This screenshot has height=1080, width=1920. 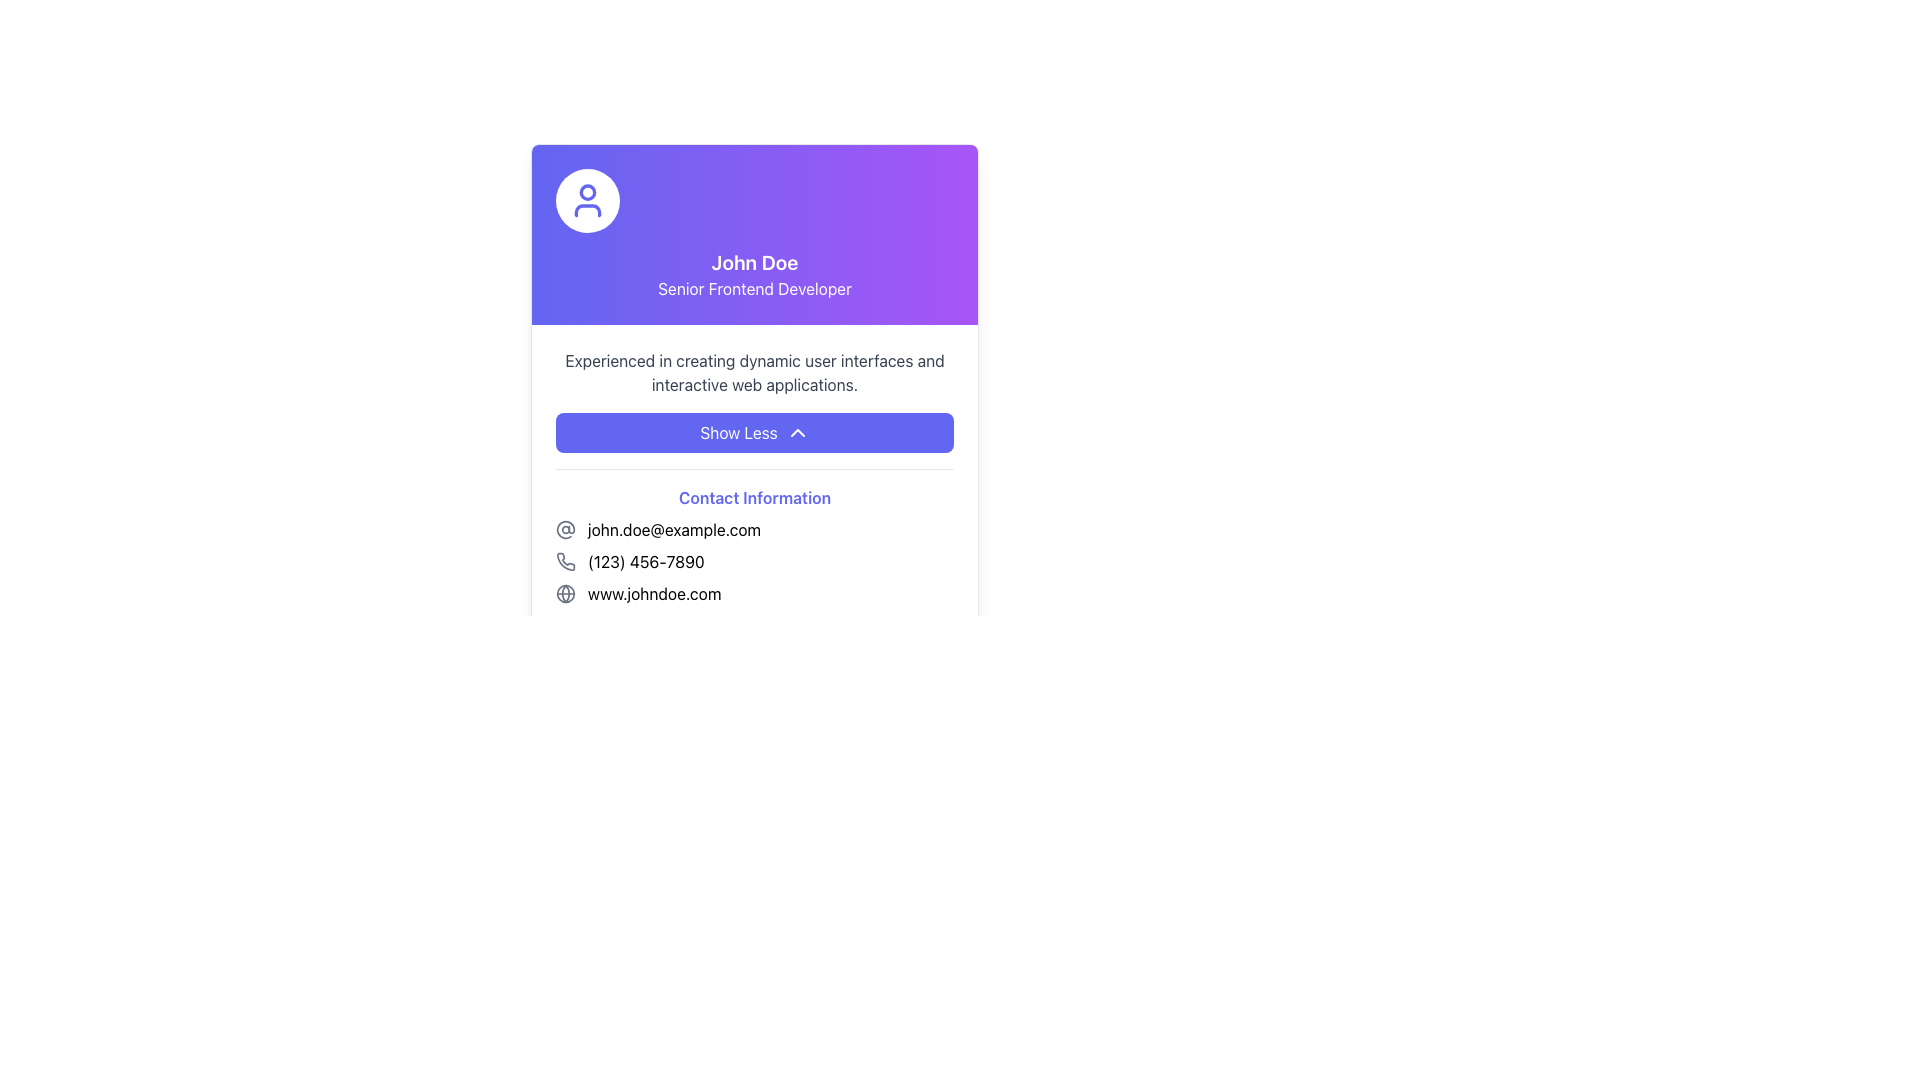 What do you see at coordinates (753, 562) in the screenshot?
I see `the List displaying contact information with icons located in the 'Contact Information' section, which shows email, phone number, and website details` at bounding box center [753, 562].